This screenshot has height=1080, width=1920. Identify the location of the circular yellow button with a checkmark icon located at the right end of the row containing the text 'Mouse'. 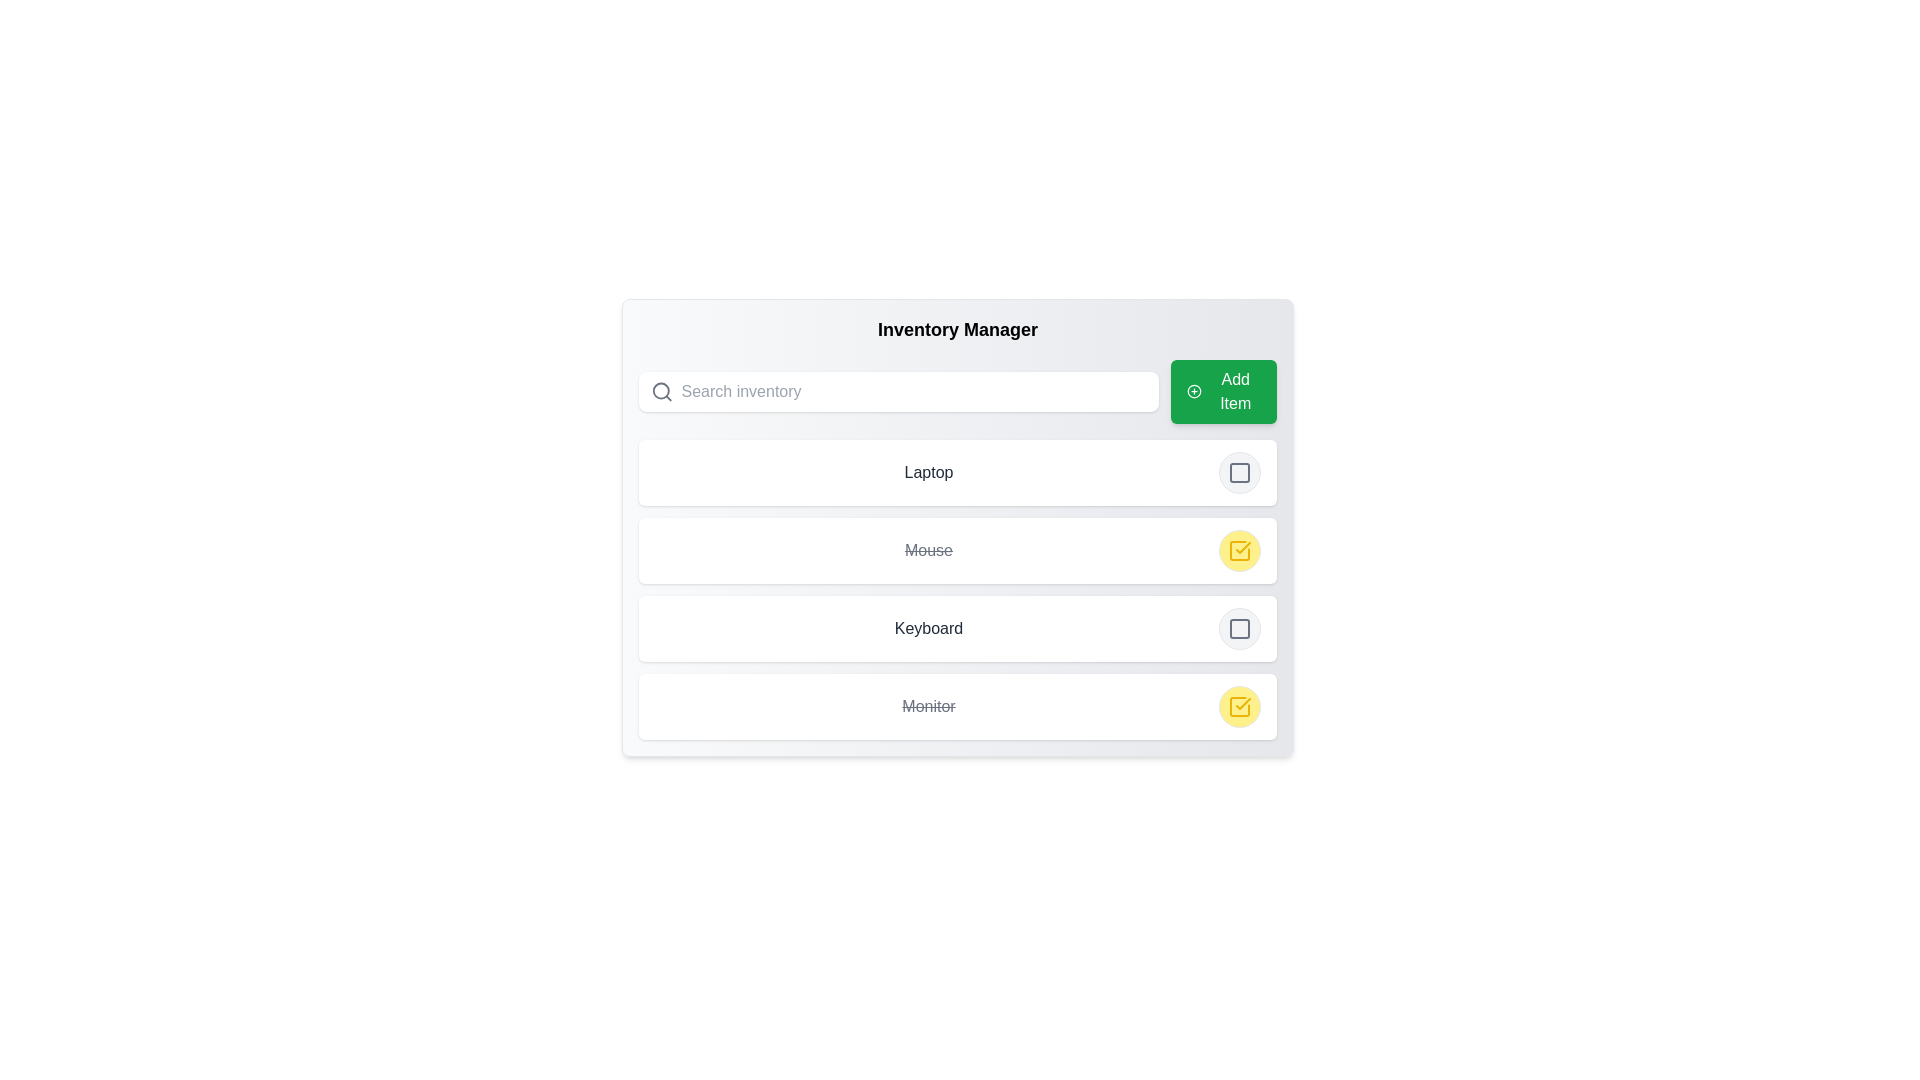
(1238, 551).